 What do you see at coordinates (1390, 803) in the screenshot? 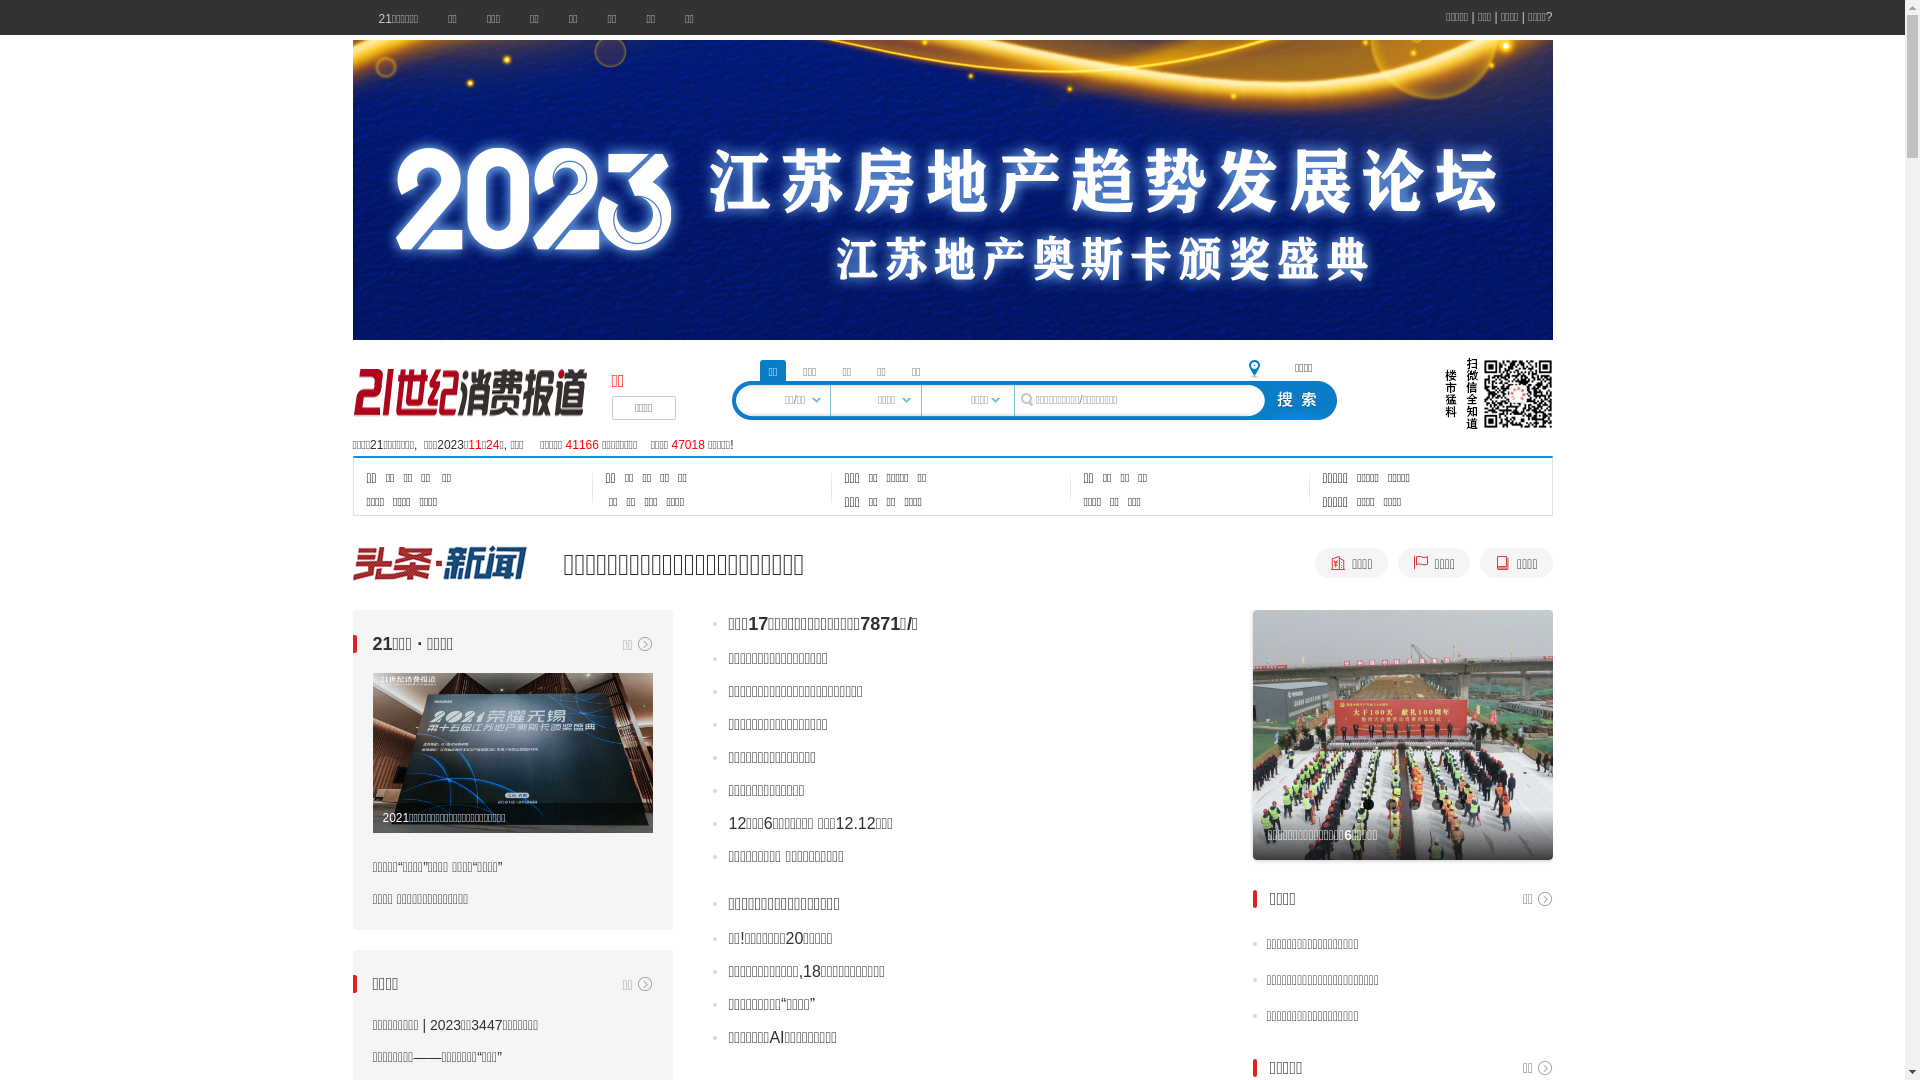
I see `'3'` at bounding box center [1390, 803].